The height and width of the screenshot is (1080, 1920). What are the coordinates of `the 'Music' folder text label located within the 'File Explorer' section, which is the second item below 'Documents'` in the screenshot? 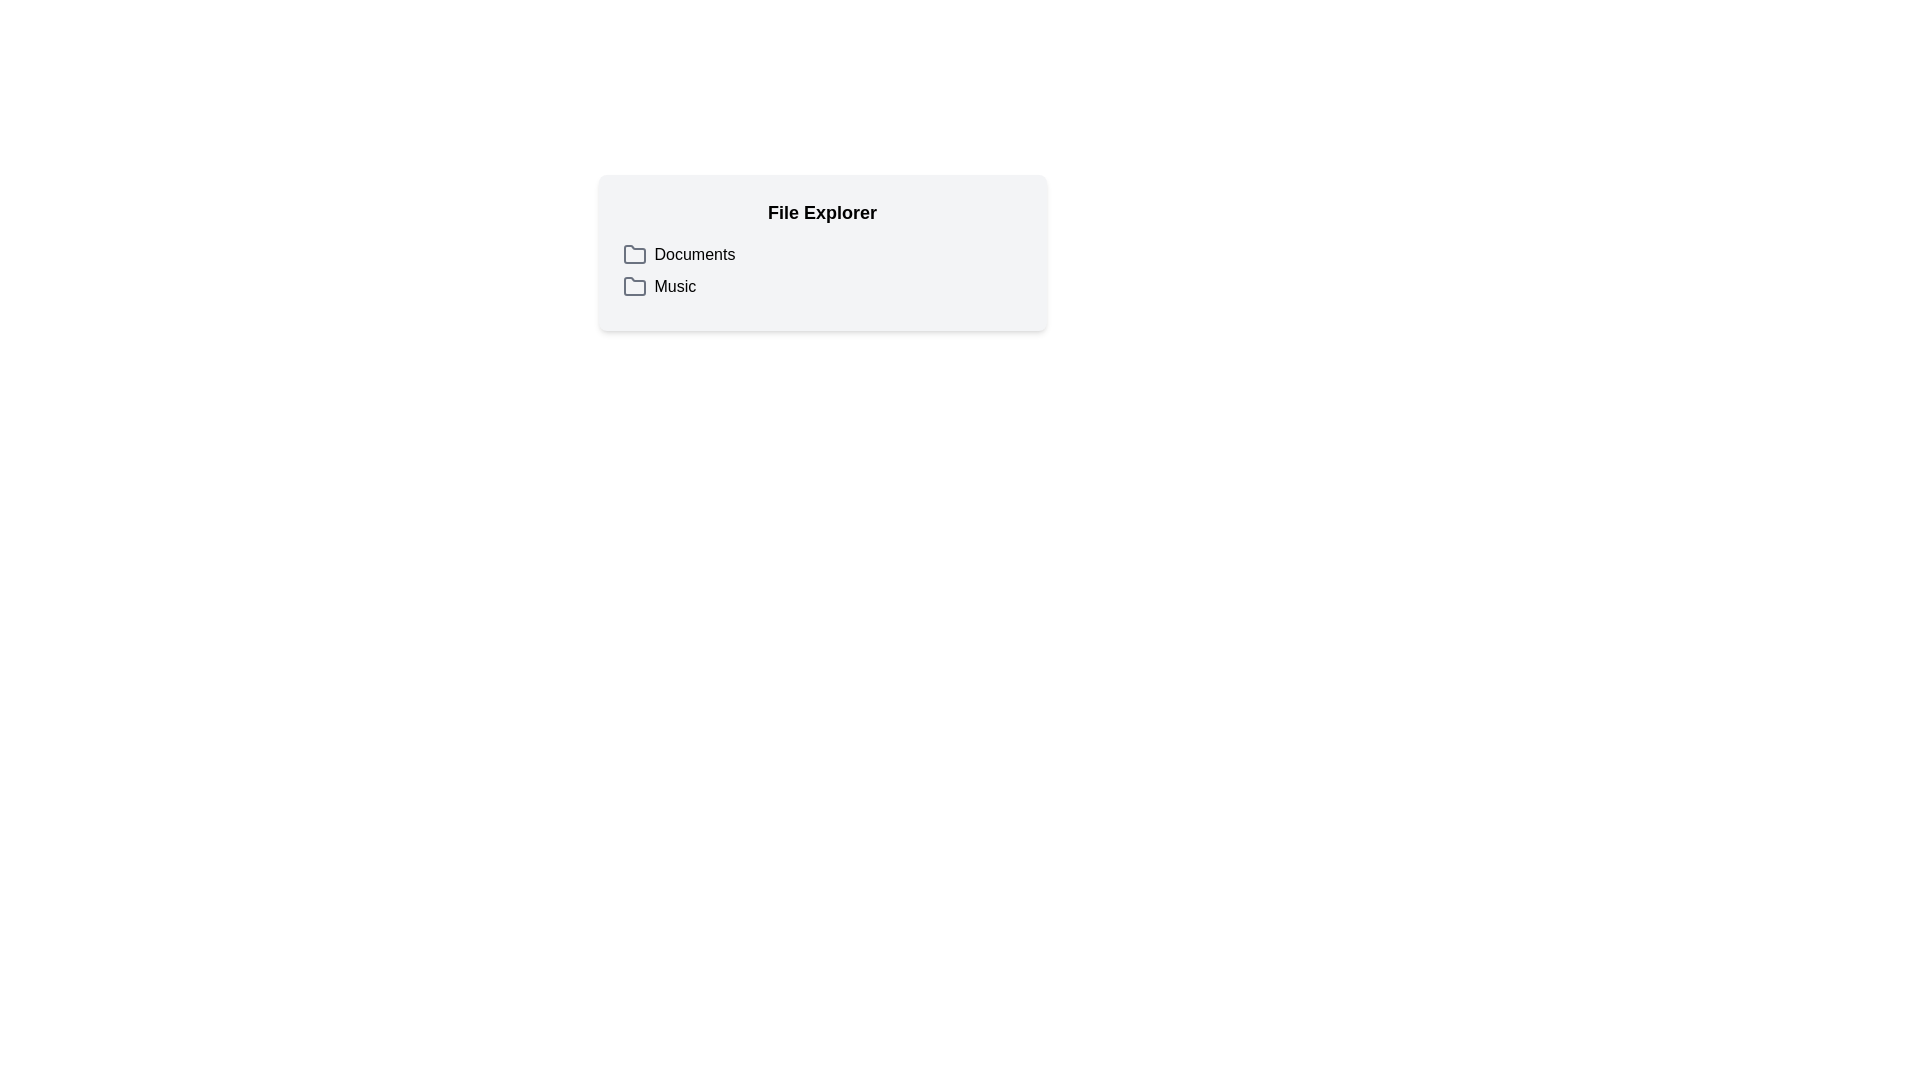 It's located at (675, 286).